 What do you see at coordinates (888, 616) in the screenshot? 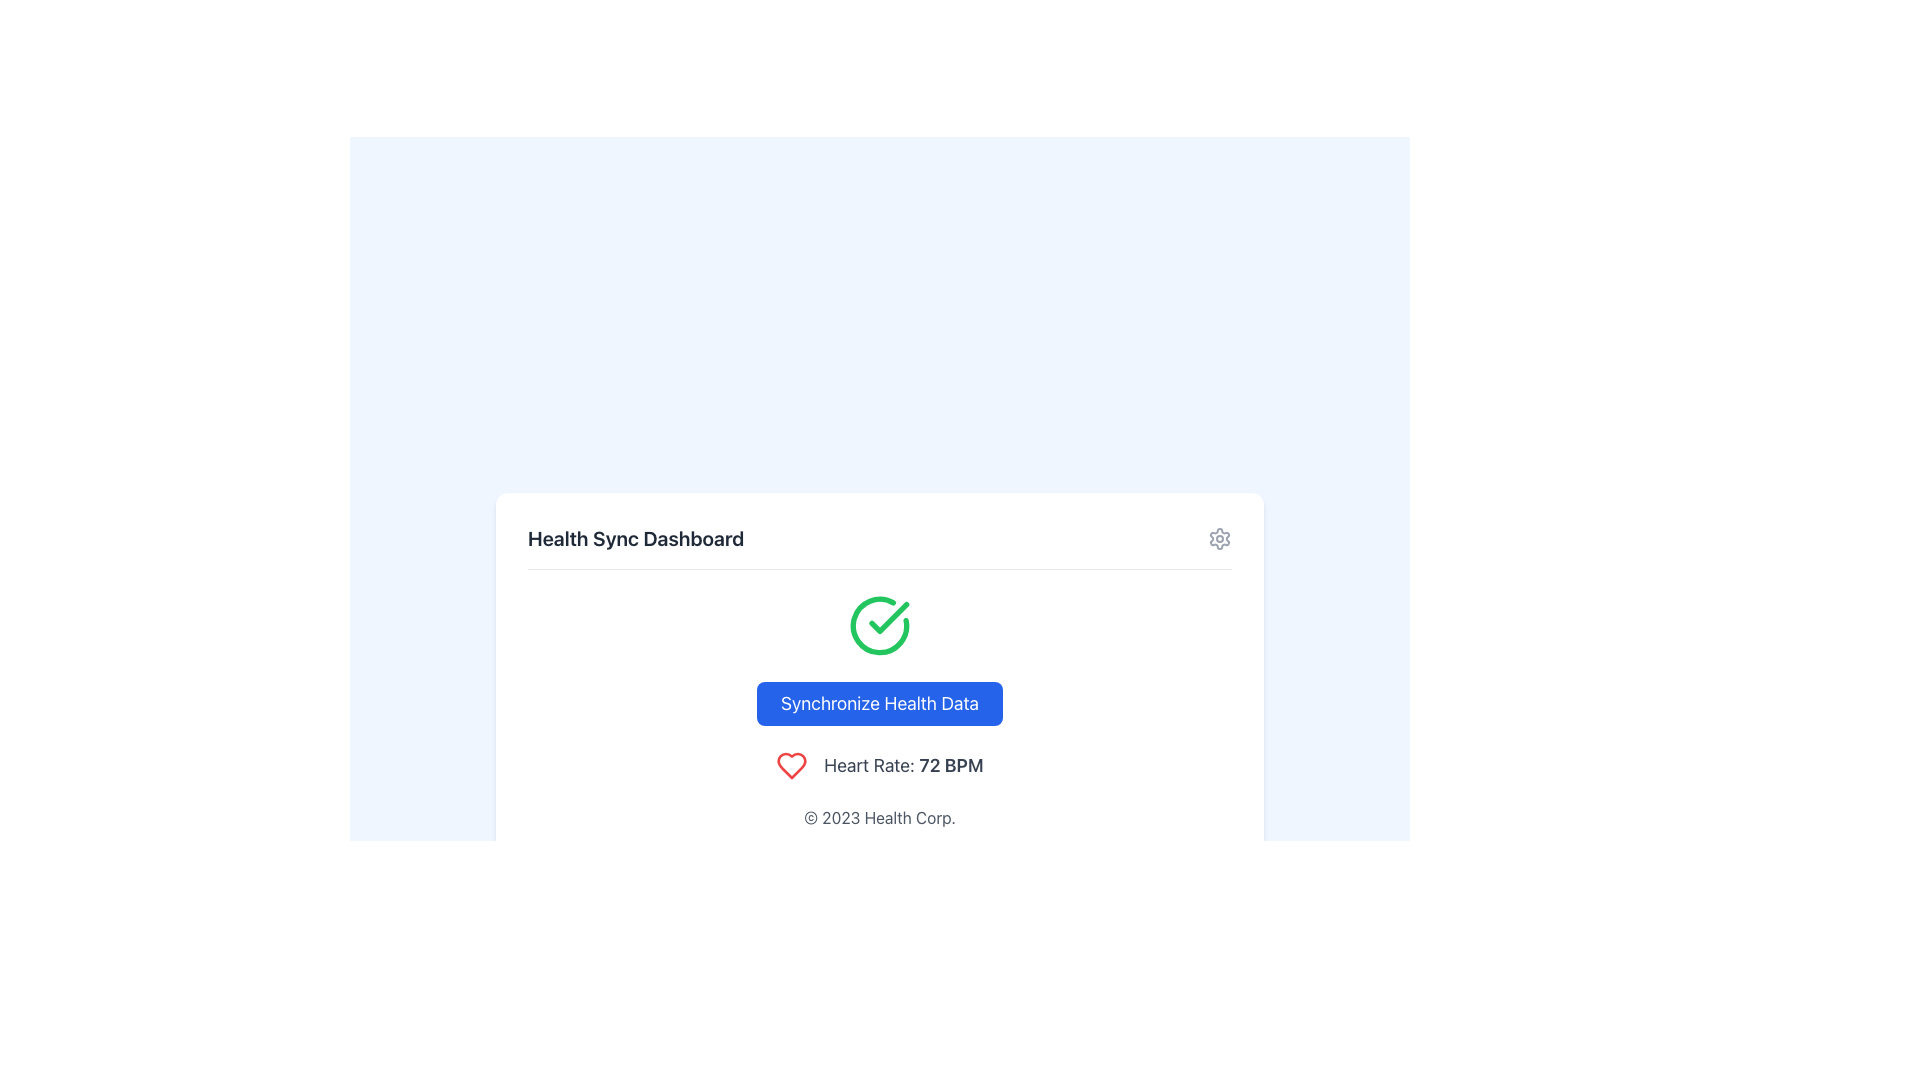
I see `the green circular badge with a checkmark, which indicates success or completion, located just above the blue 'Synchronize Health Data' button` at bounding box center [888, 616].